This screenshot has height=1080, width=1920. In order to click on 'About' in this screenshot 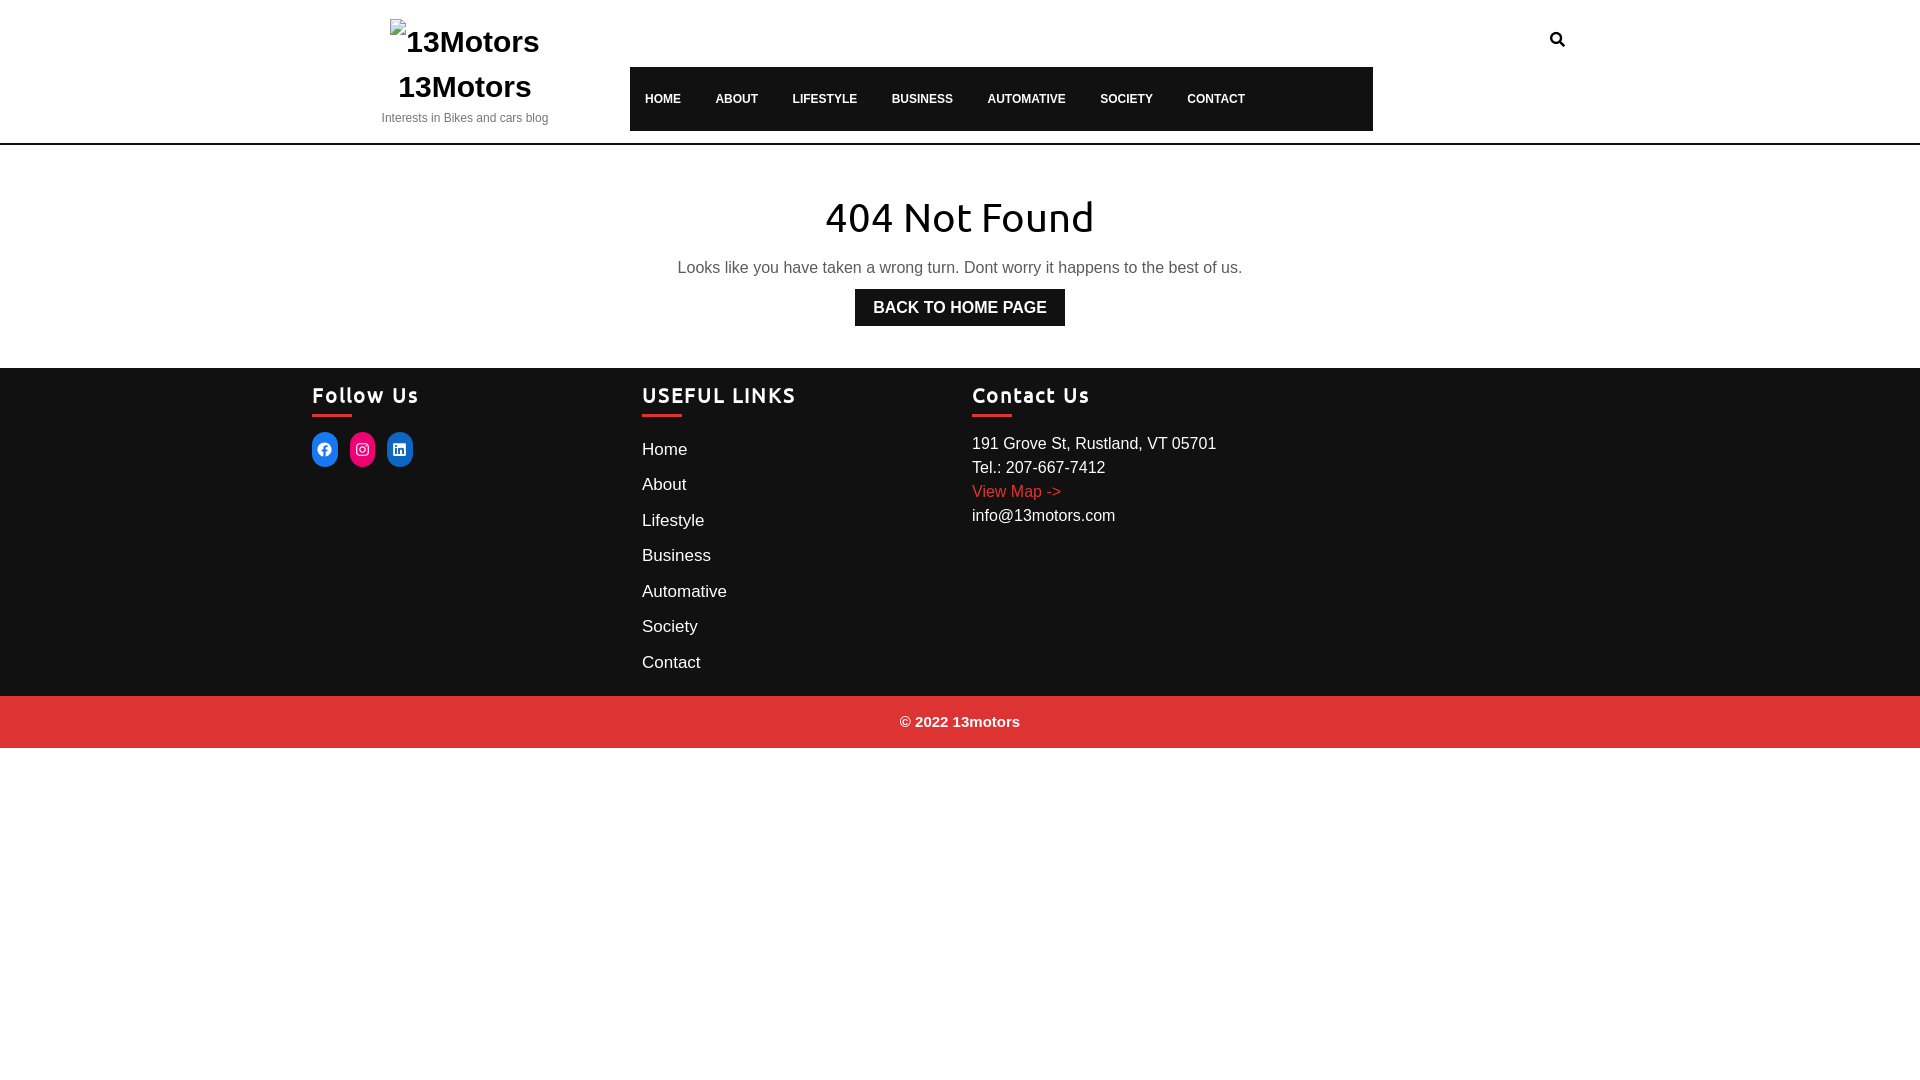, I will do `click(642, 484)`.